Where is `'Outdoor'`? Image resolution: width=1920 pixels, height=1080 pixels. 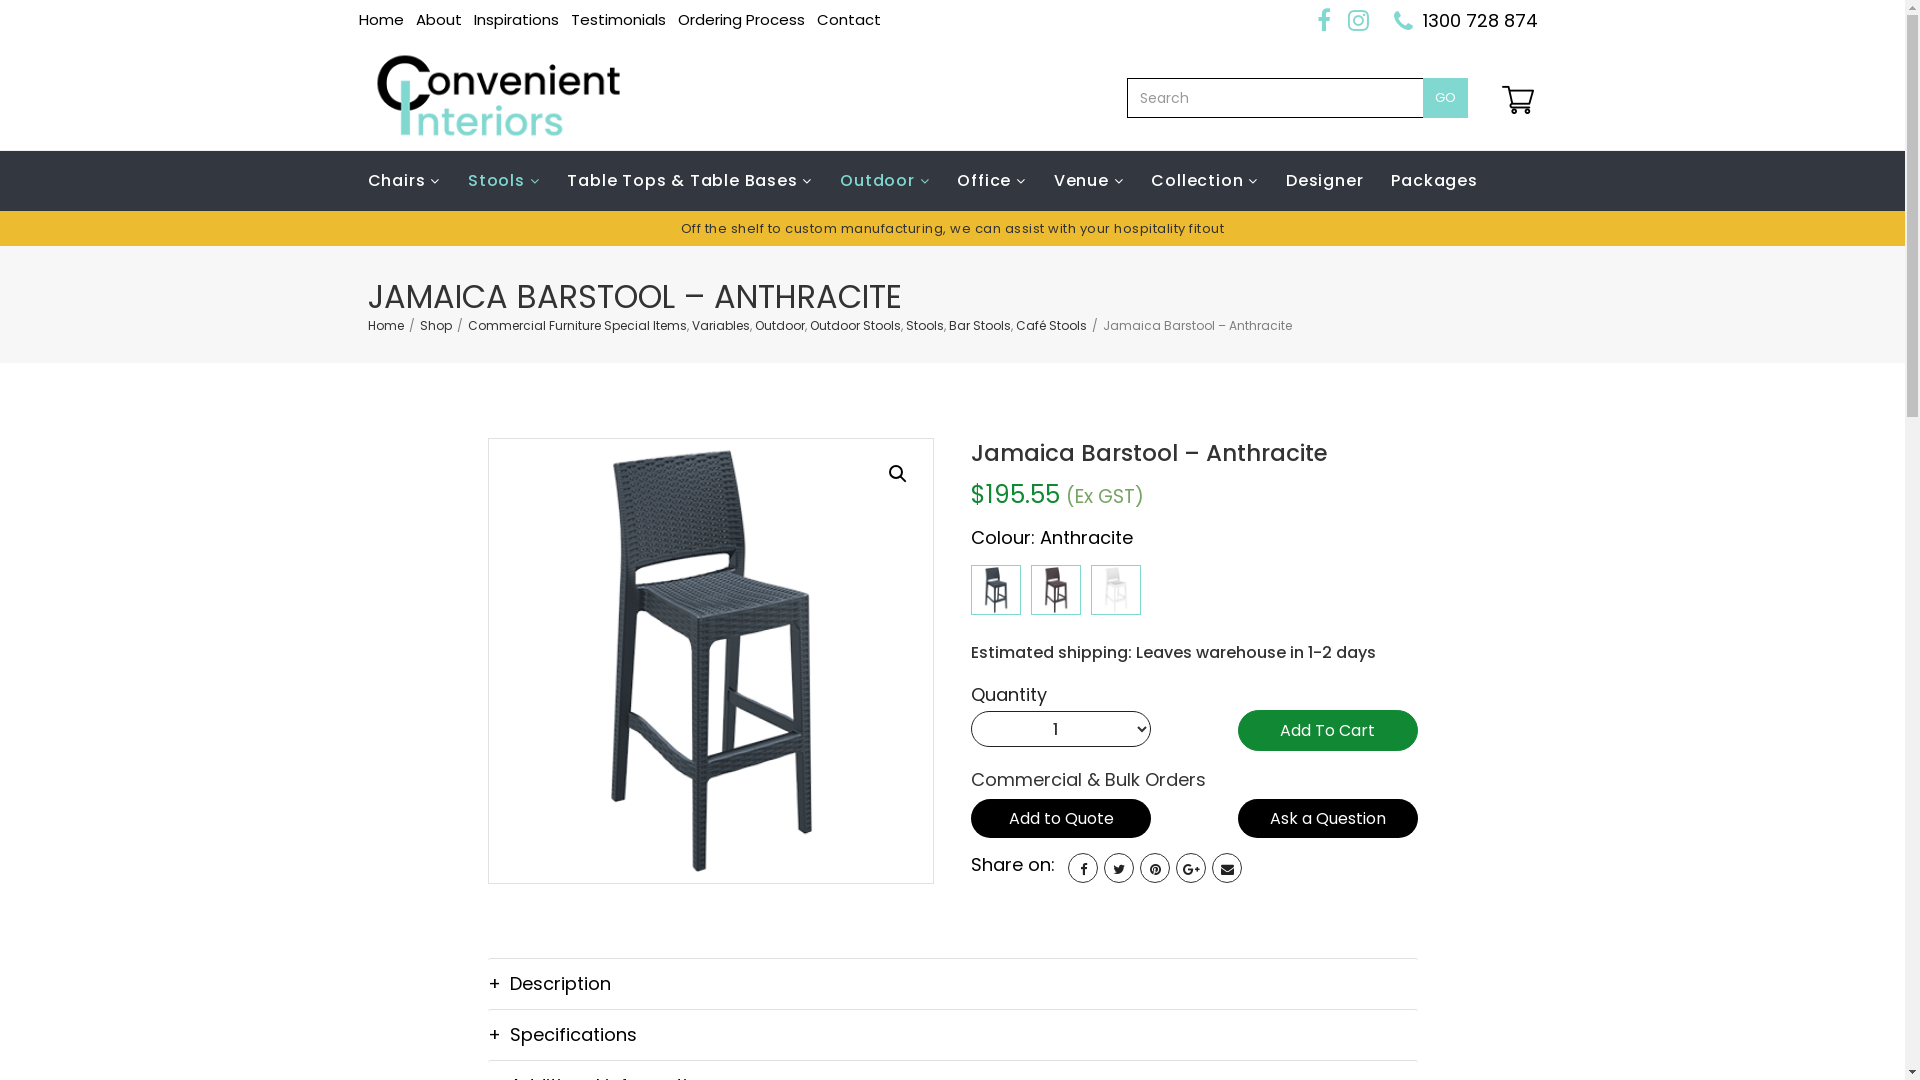
'Outdoor' is located at coordinates (883, 181).